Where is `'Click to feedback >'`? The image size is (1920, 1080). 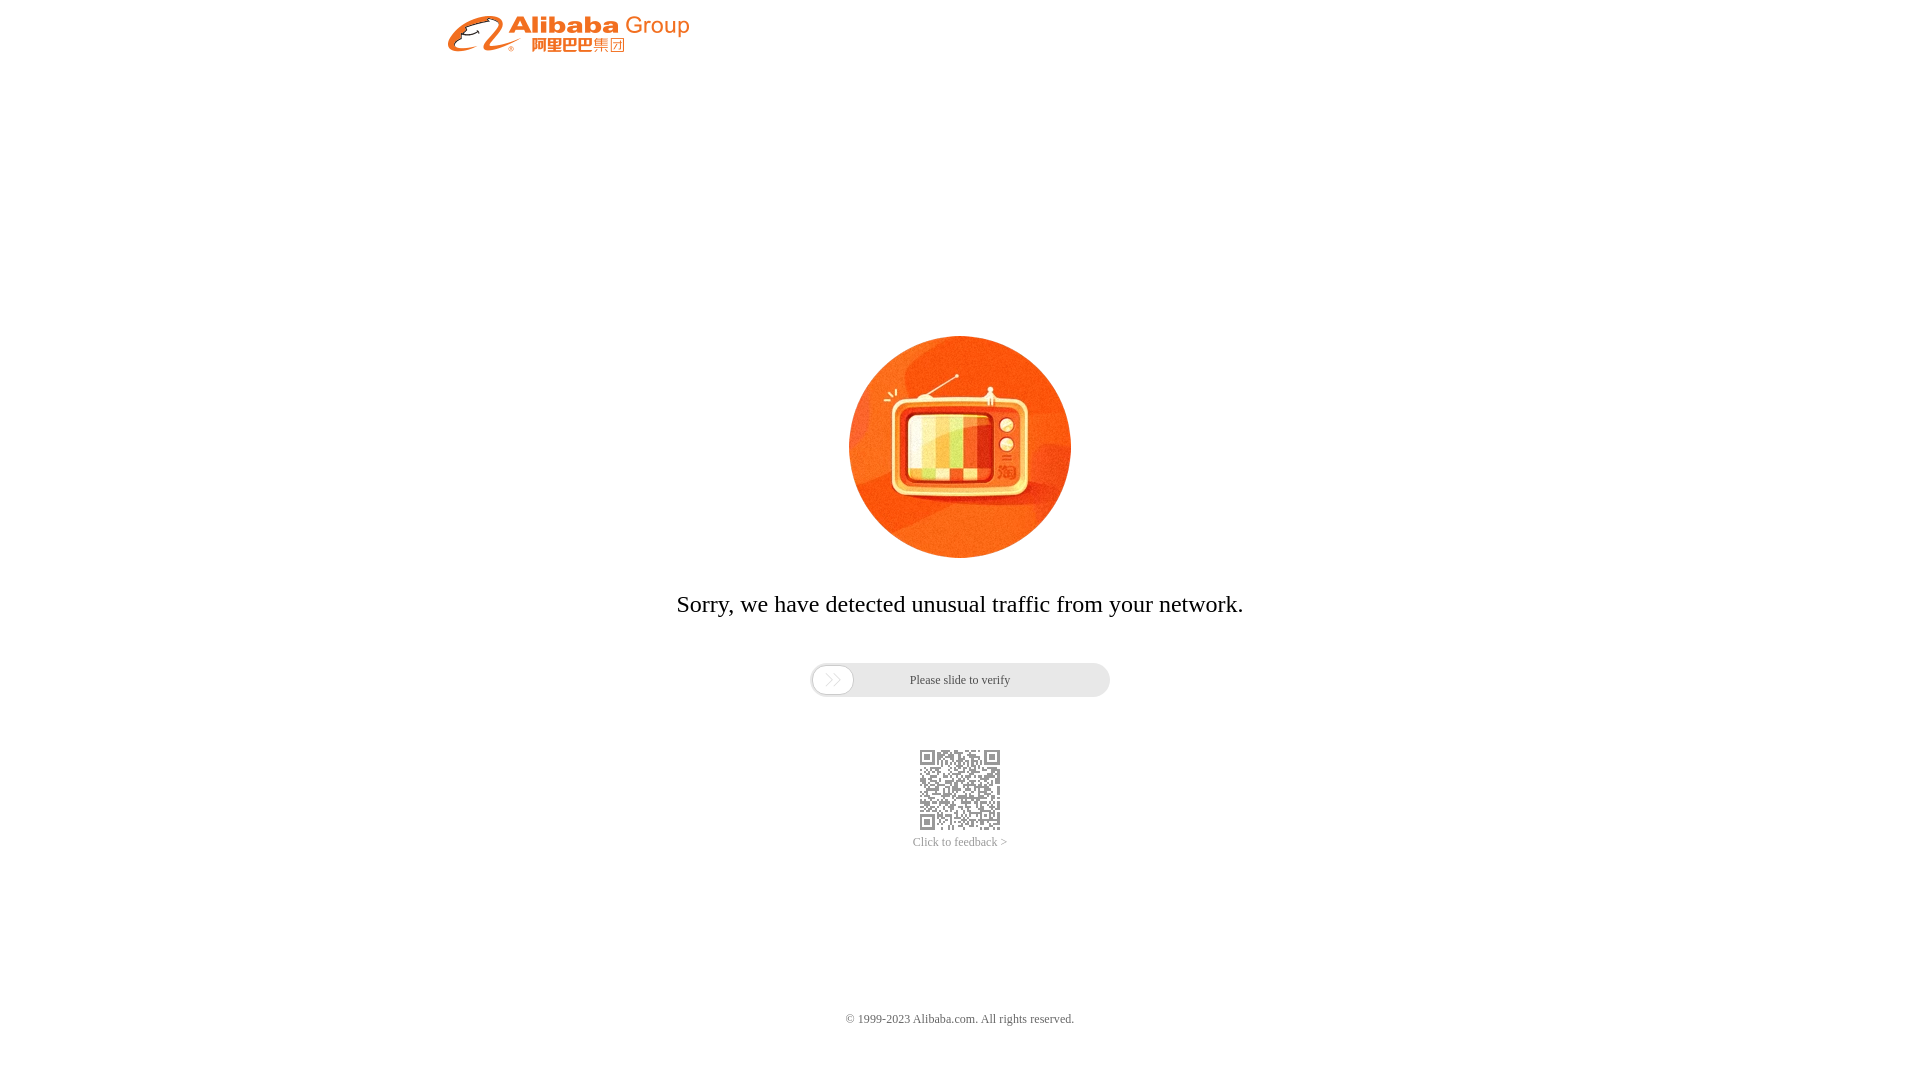 'Click to feedback >' is located at coordinates (960, 842).